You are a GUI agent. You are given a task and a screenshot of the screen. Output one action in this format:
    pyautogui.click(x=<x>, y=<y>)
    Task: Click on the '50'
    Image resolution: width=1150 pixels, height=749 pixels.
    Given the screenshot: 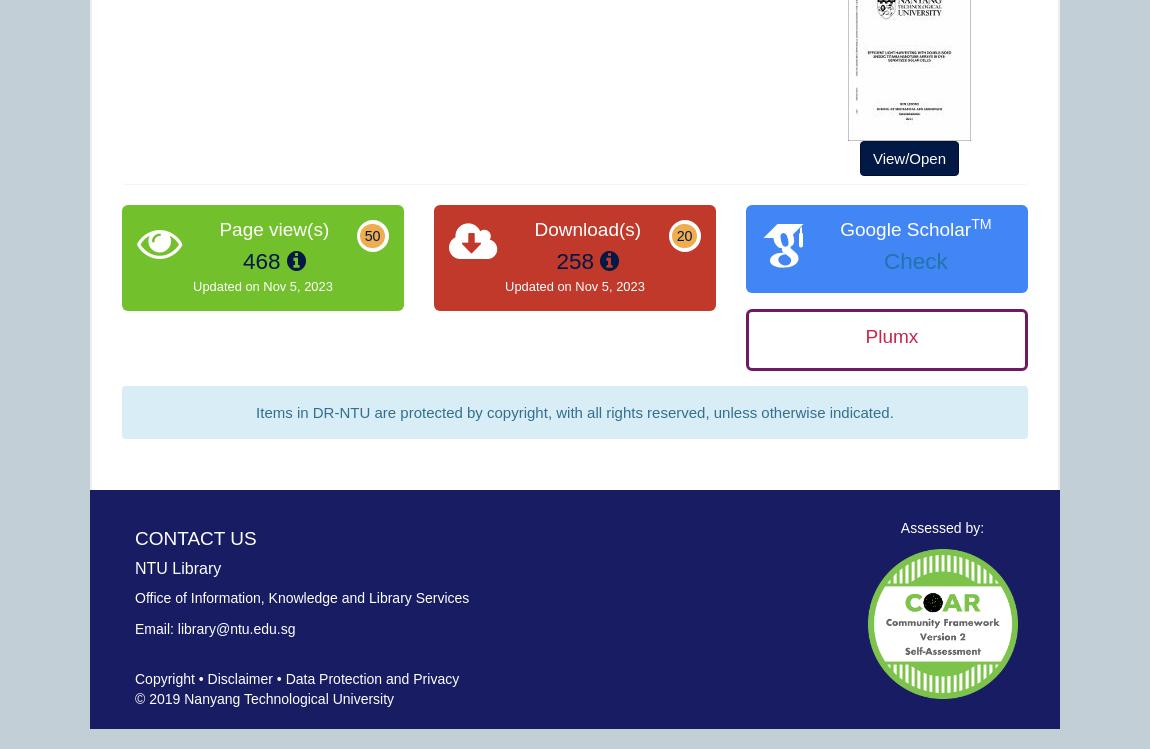 What is the action you would take?
    pyautogui.click(x=372, y=235)
    